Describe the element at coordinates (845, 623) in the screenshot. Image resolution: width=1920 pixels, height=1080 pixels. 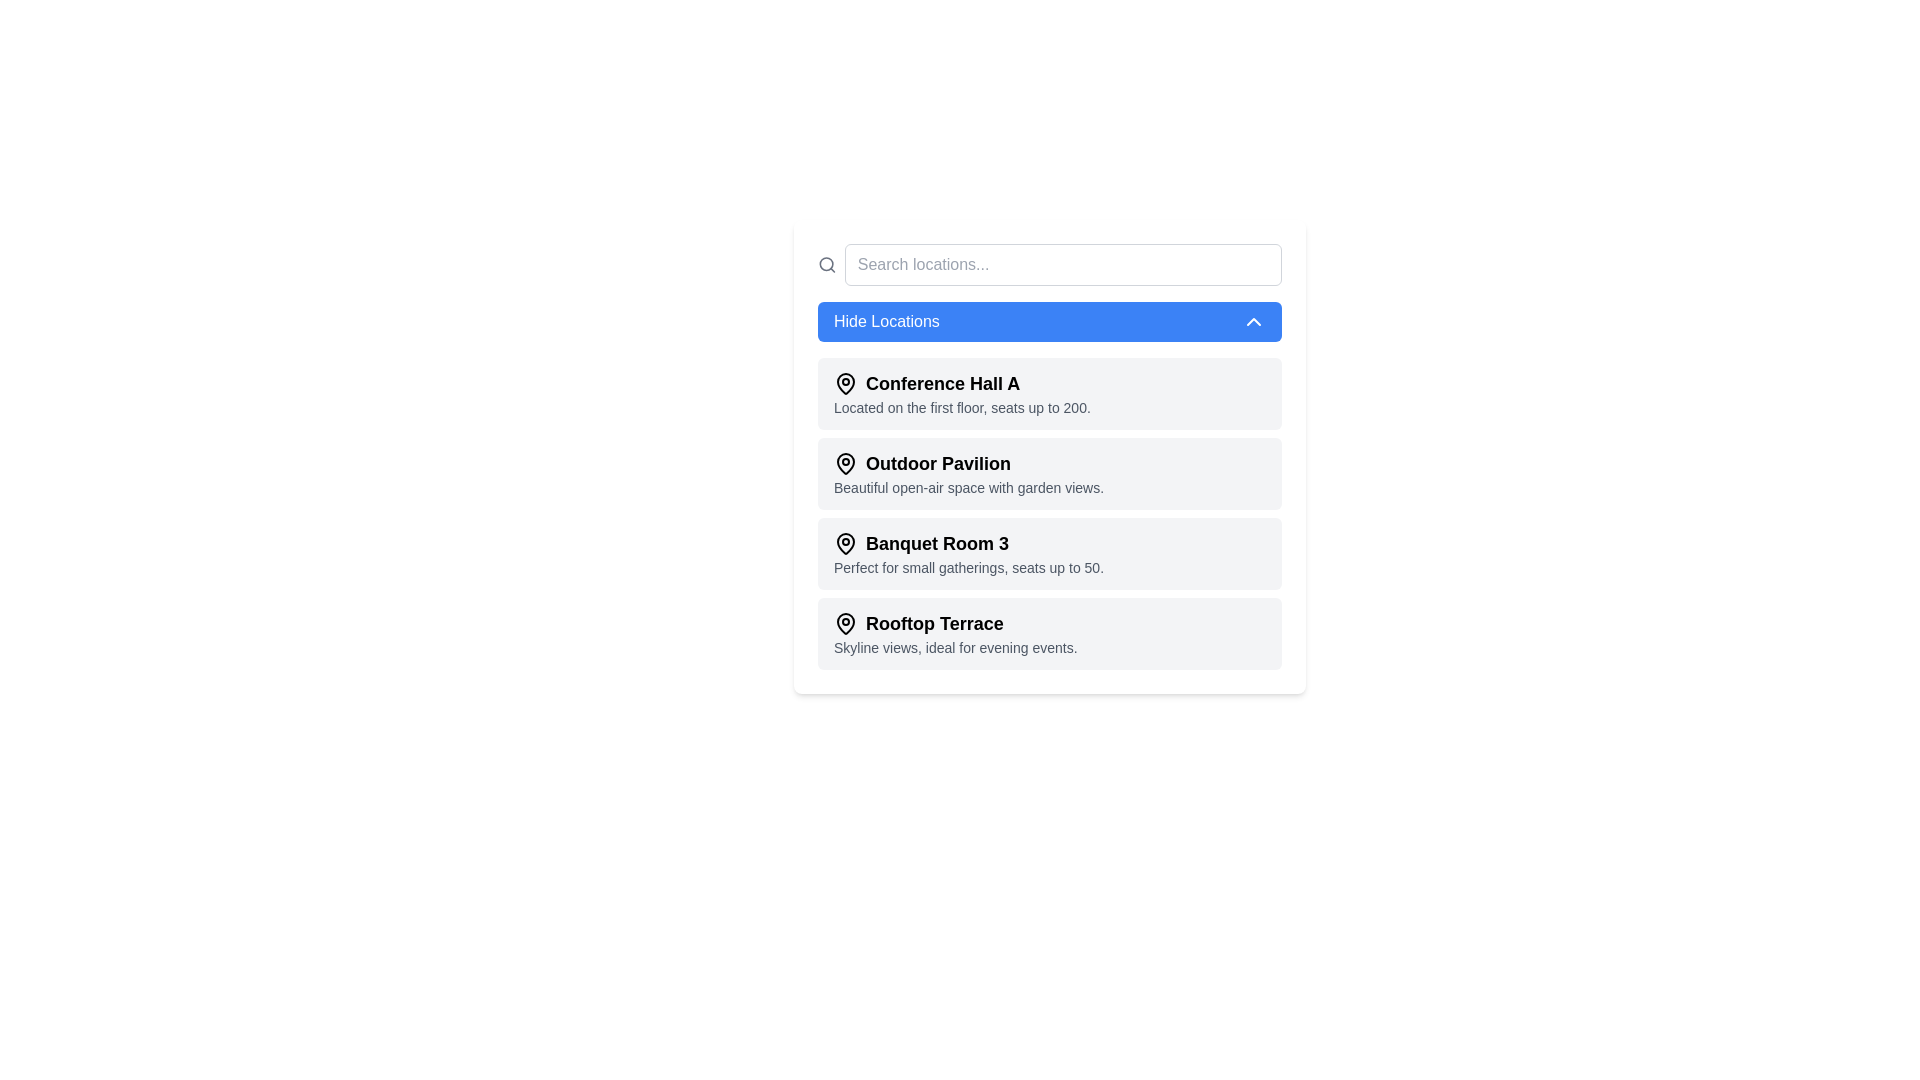
I see `the icon that indicates the location-related context for the text 'Rooftop Terrace', which is positioned as the fourth entry in the list` at that location.